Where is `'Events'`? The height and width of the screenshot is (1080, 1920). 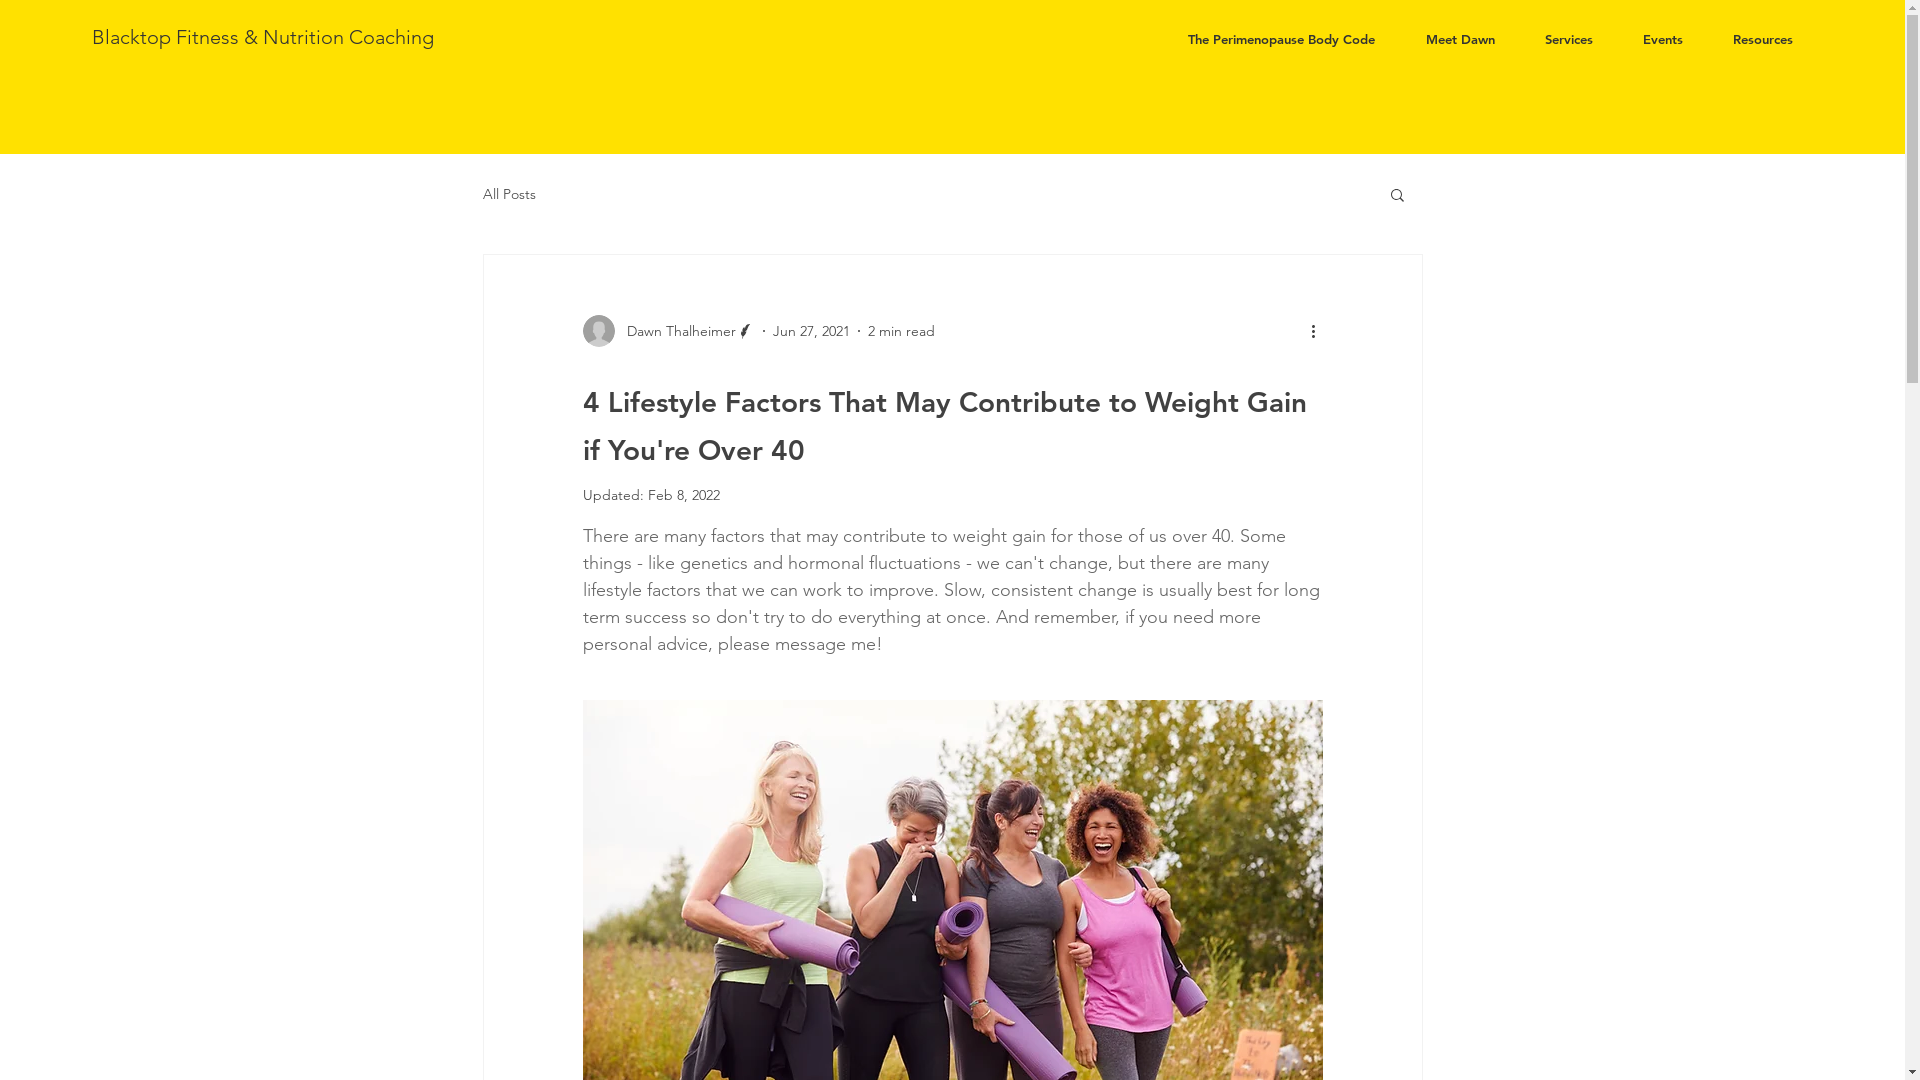 'Events' is located at coordinates (1662, 38).